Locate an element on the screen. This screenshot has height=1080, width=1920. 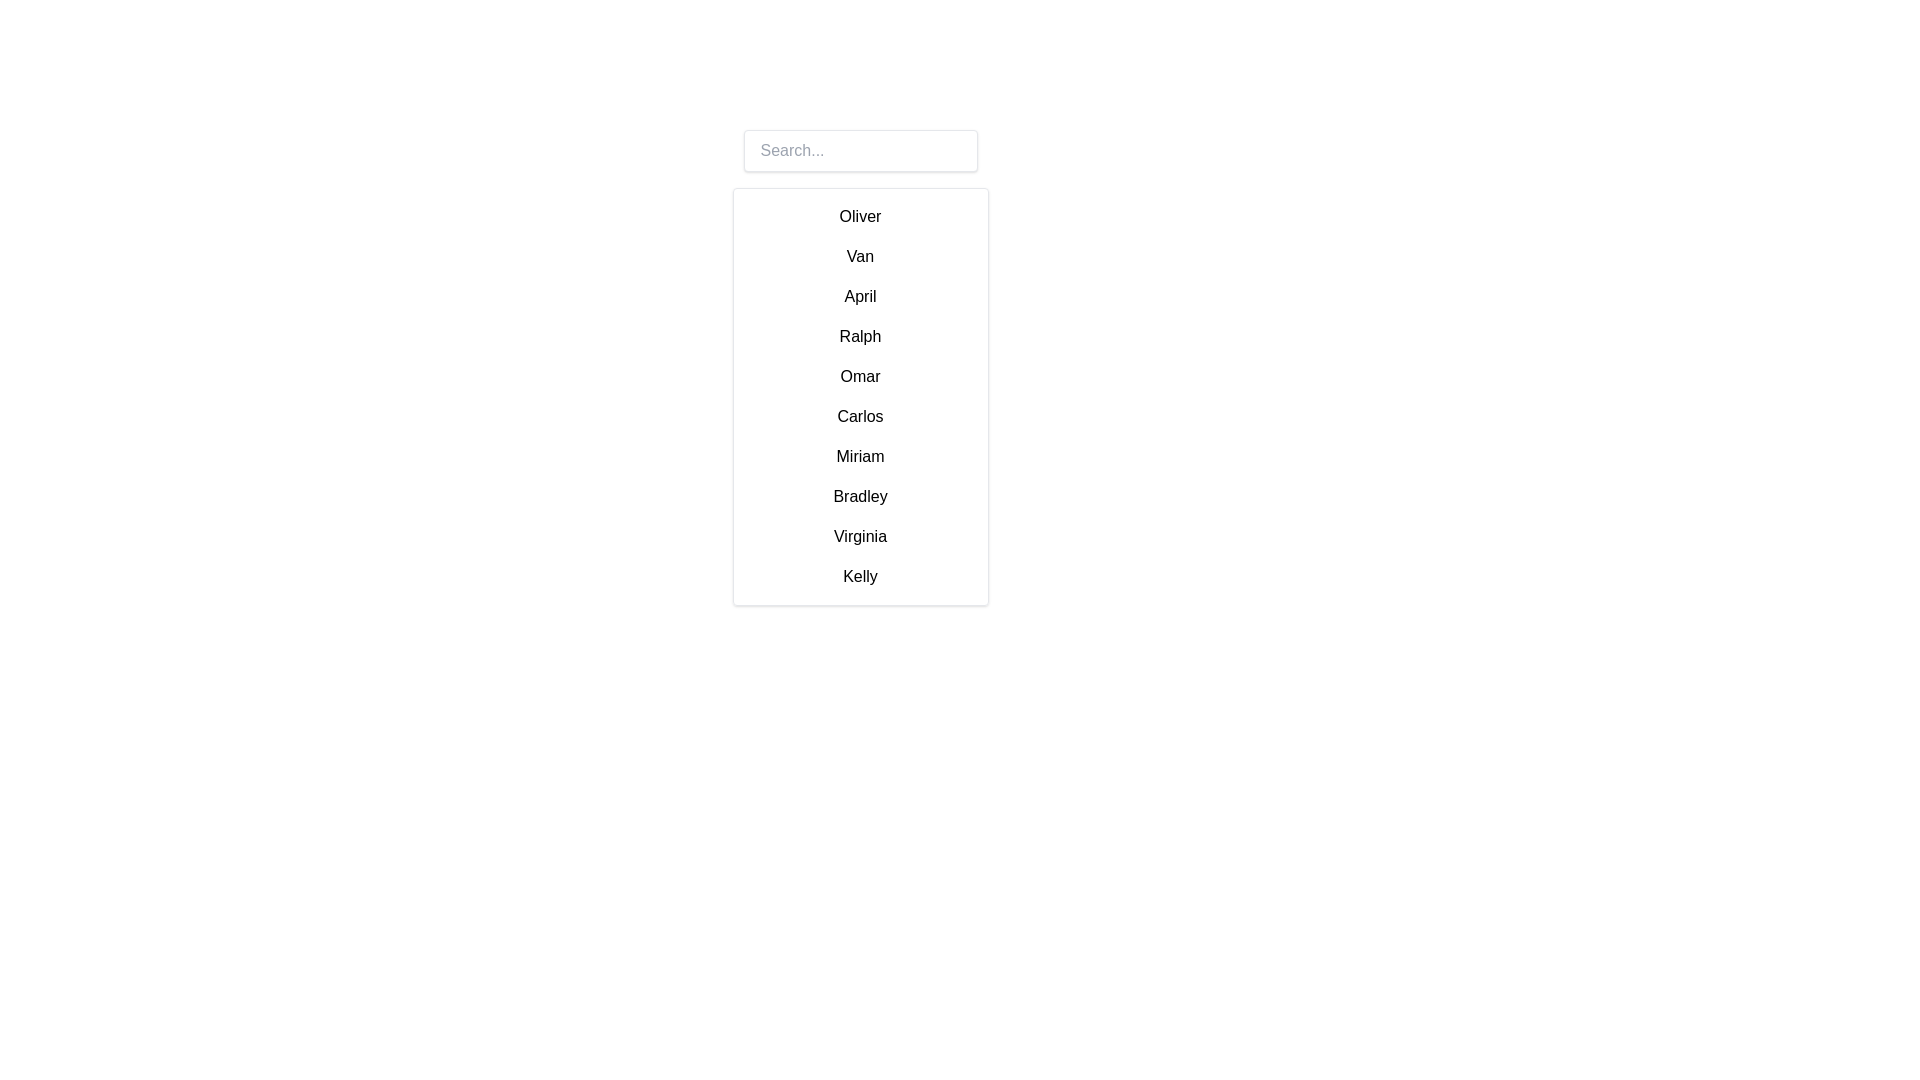
the seventh item in the vertical list of names is located at coordinates (860, 456).